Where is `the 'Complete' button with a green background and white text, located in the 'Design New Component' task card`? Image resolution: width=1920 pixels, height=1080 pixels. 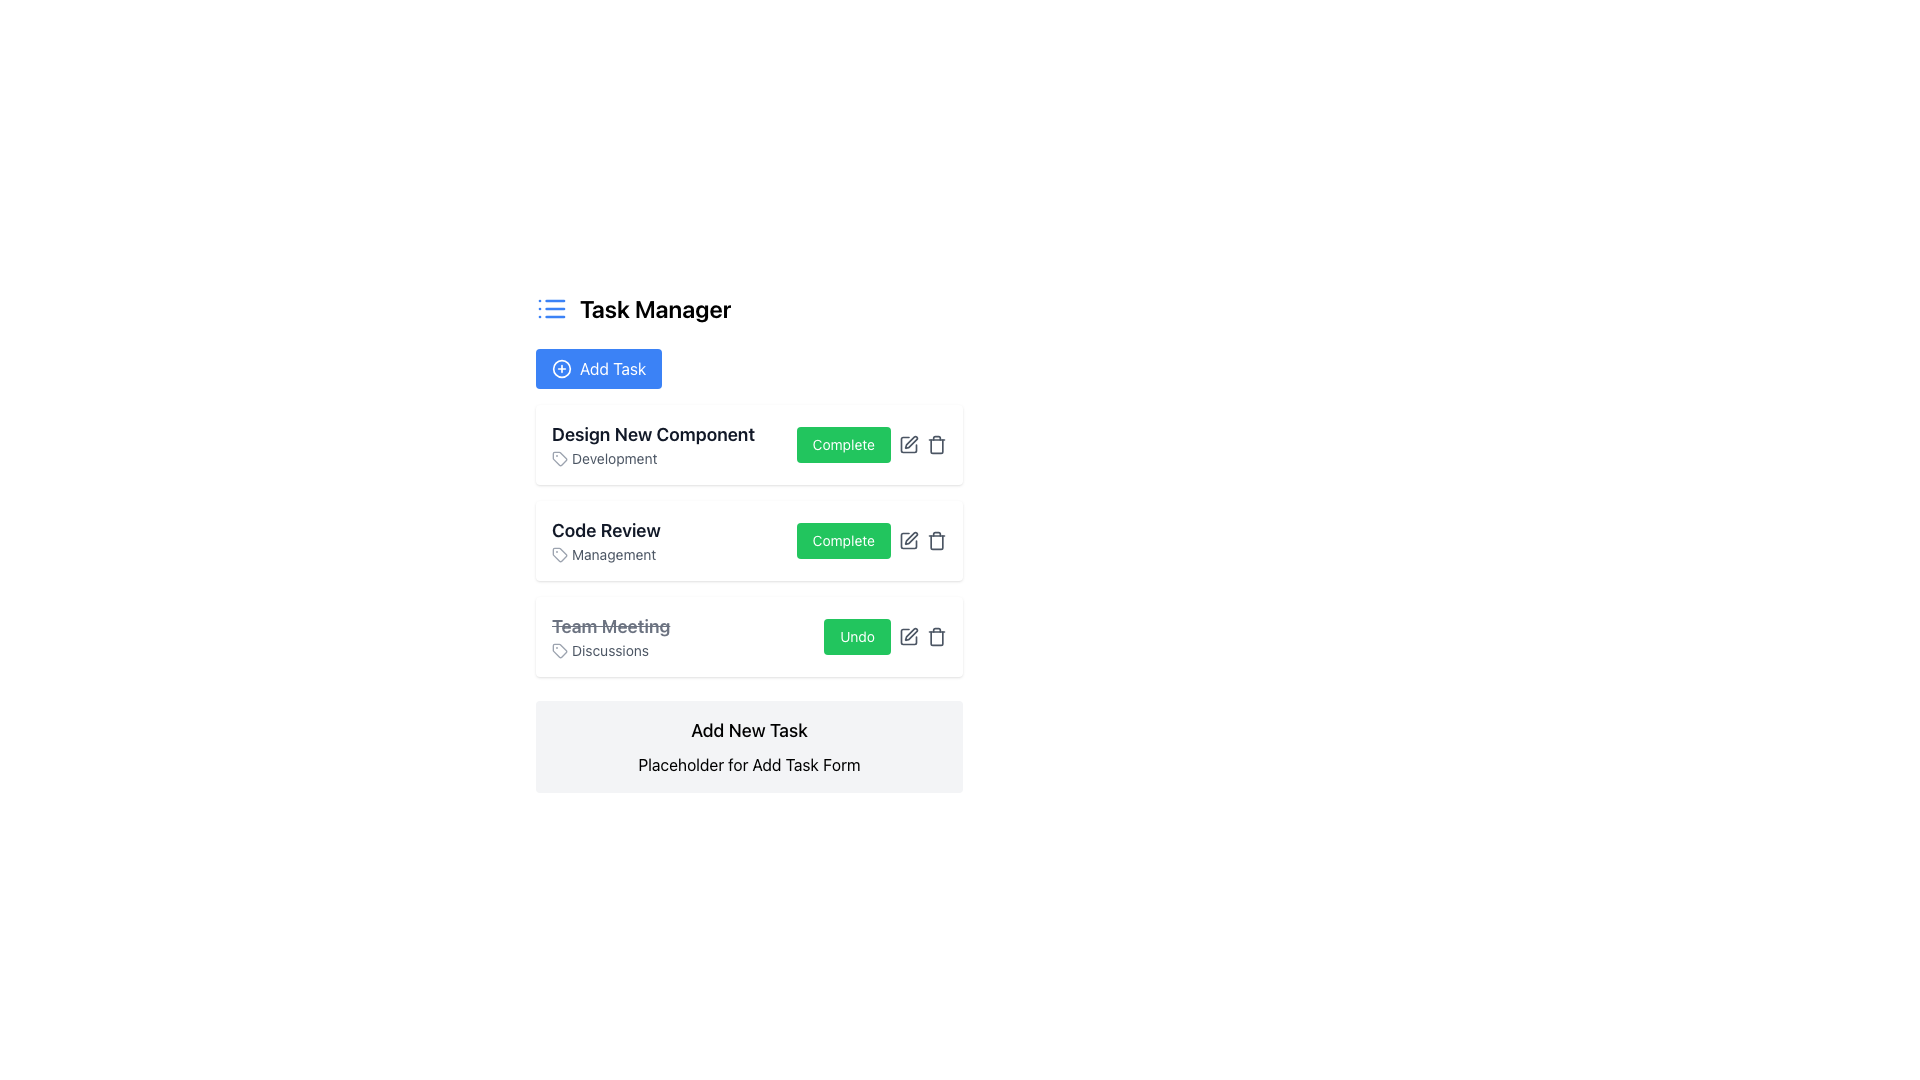
the 'Complete' button with a green background and white text, located in the 'Design New Component' task card is located at coordinates (871, 443).